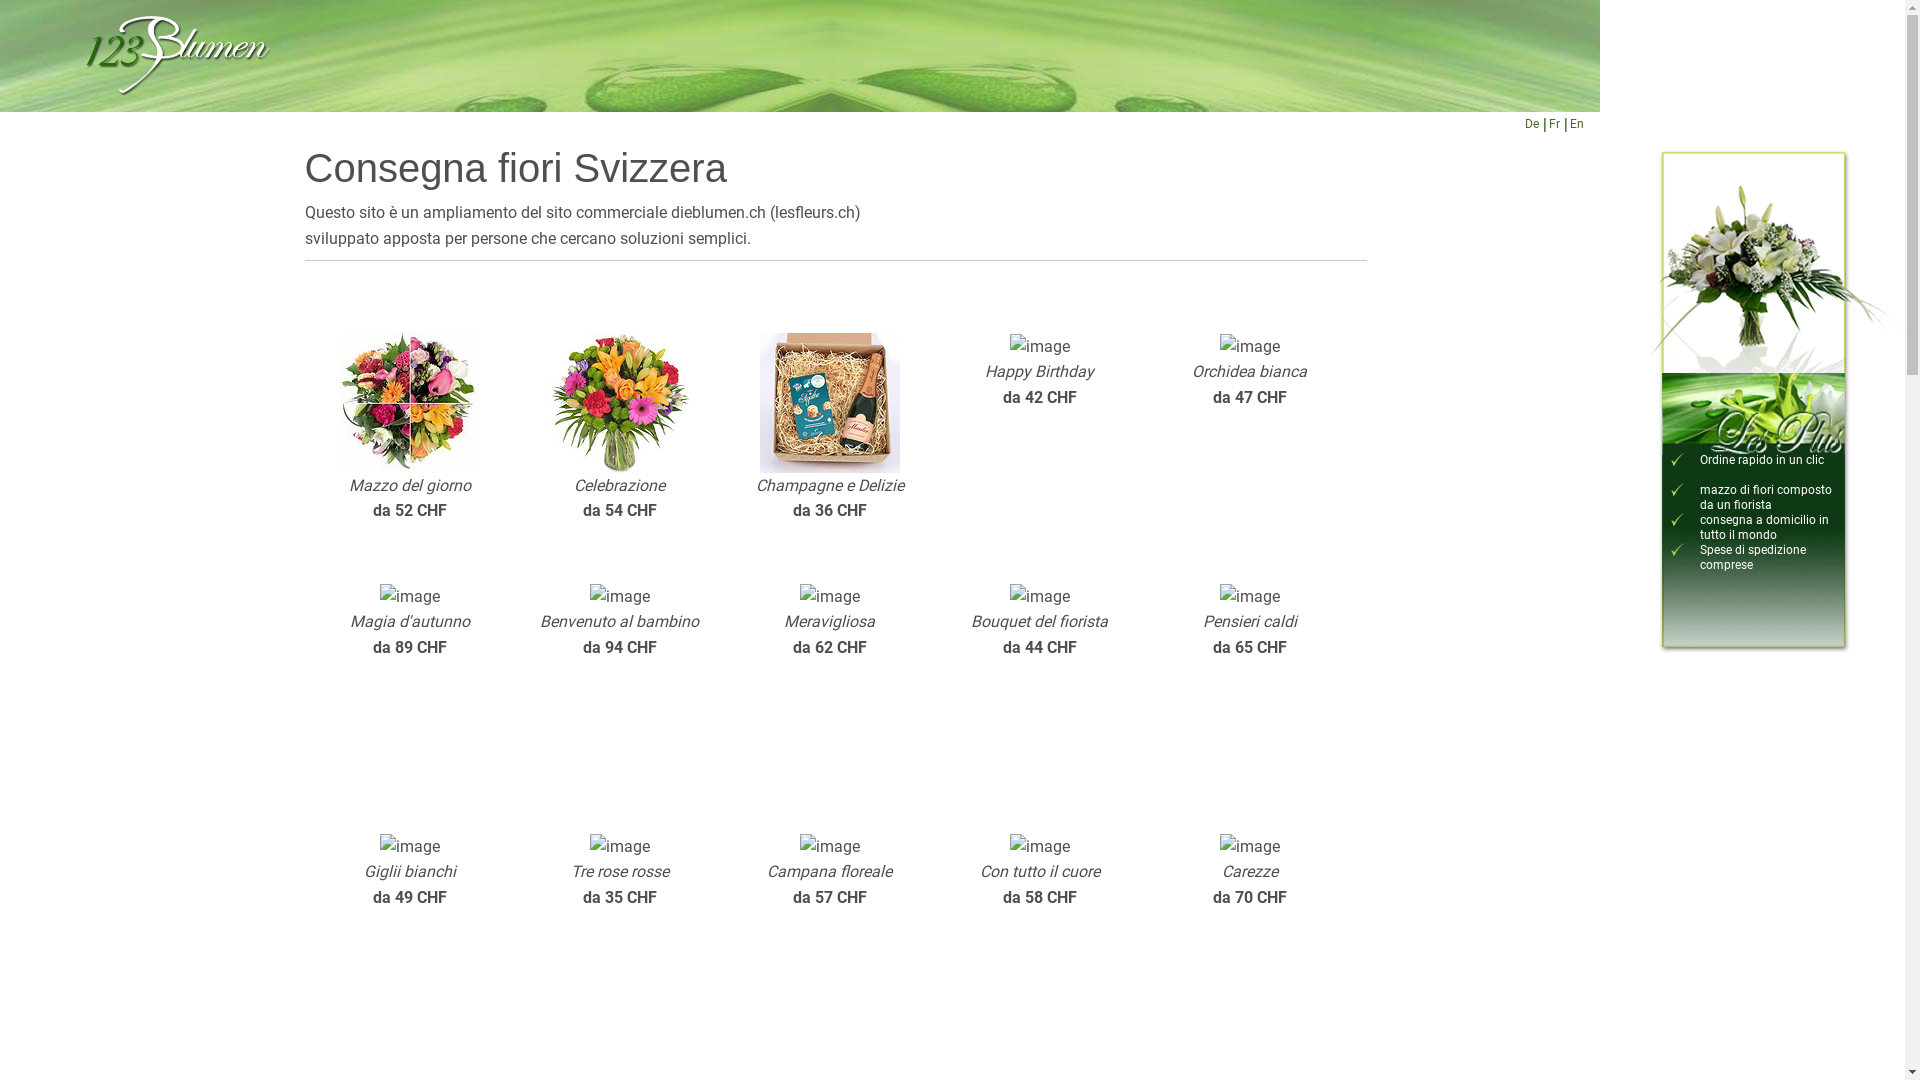  I want to click on 'De', so click(1530, 124).